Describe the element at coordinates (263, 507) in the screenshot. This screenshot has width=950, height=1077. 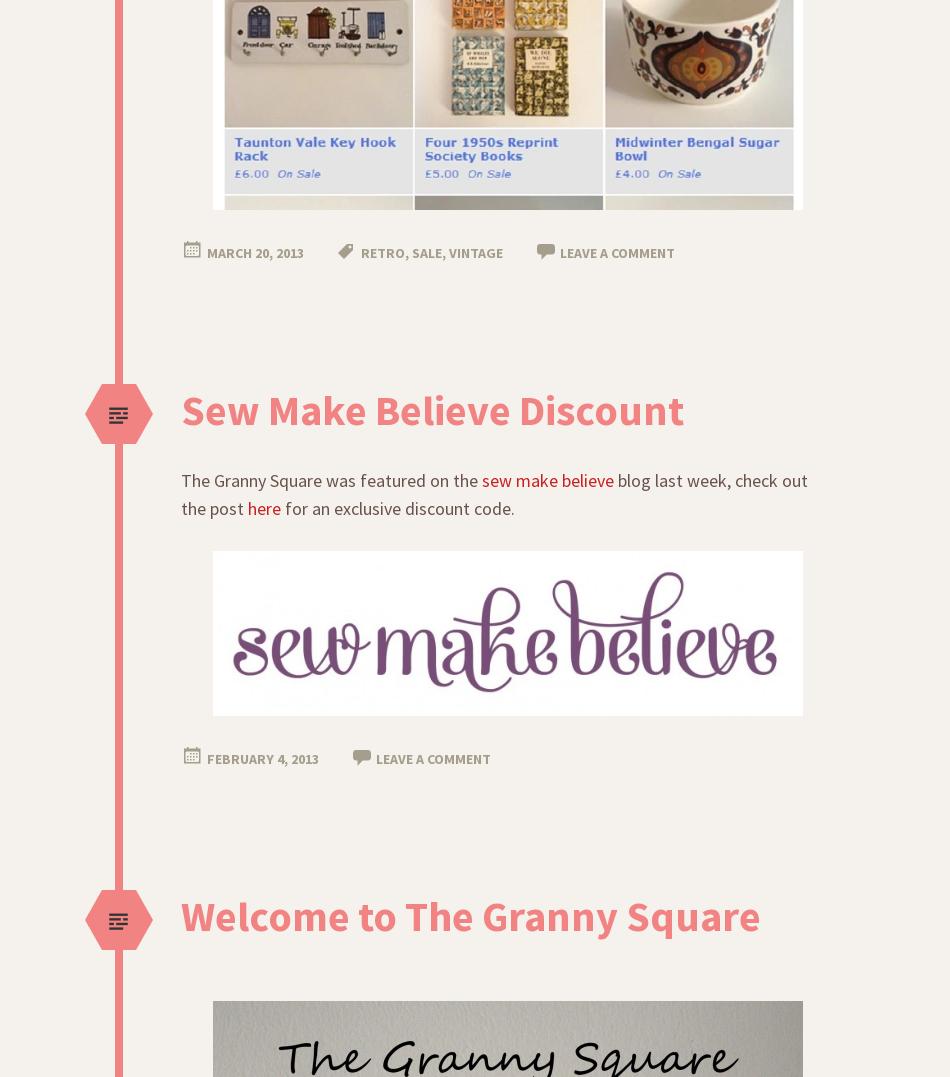
I see `'here'` at that location.